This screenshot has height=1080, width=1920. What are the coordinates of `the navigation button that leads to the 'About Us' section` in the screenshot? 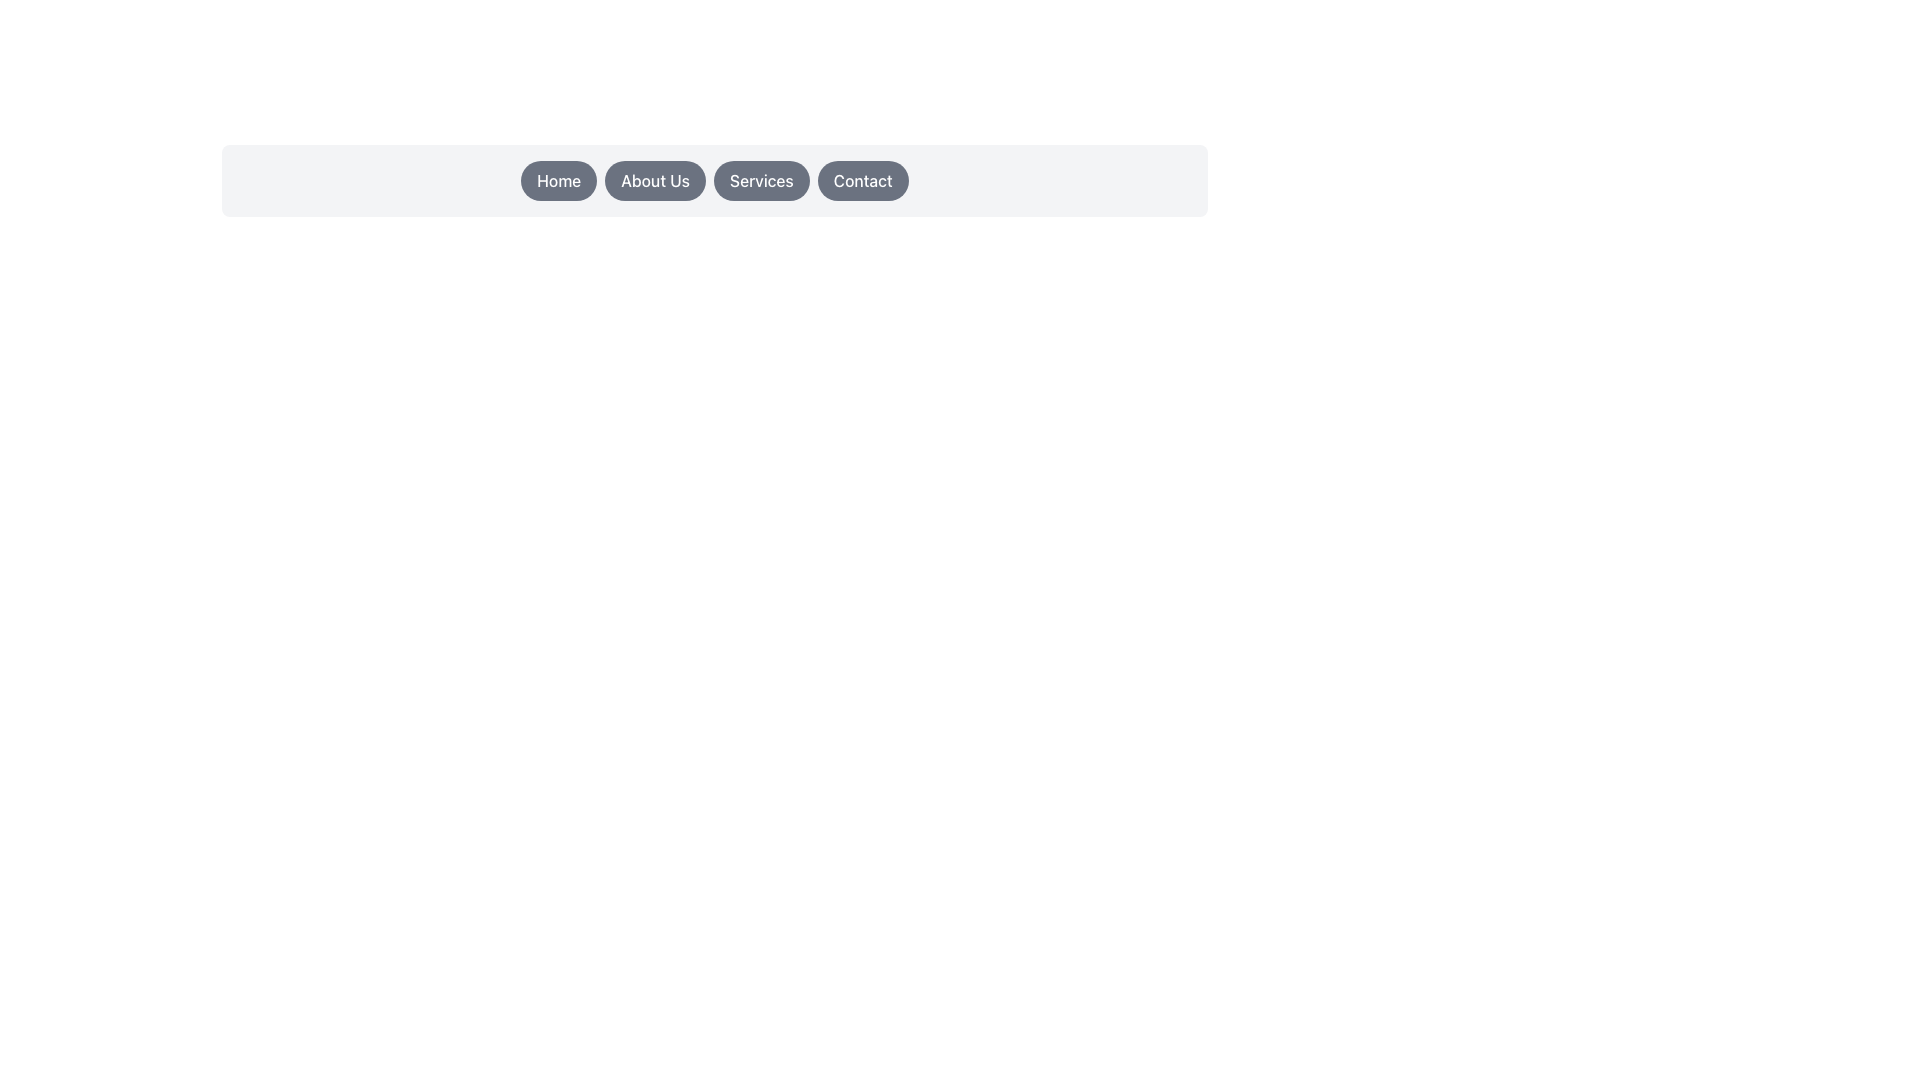 It's located at (655, 181).